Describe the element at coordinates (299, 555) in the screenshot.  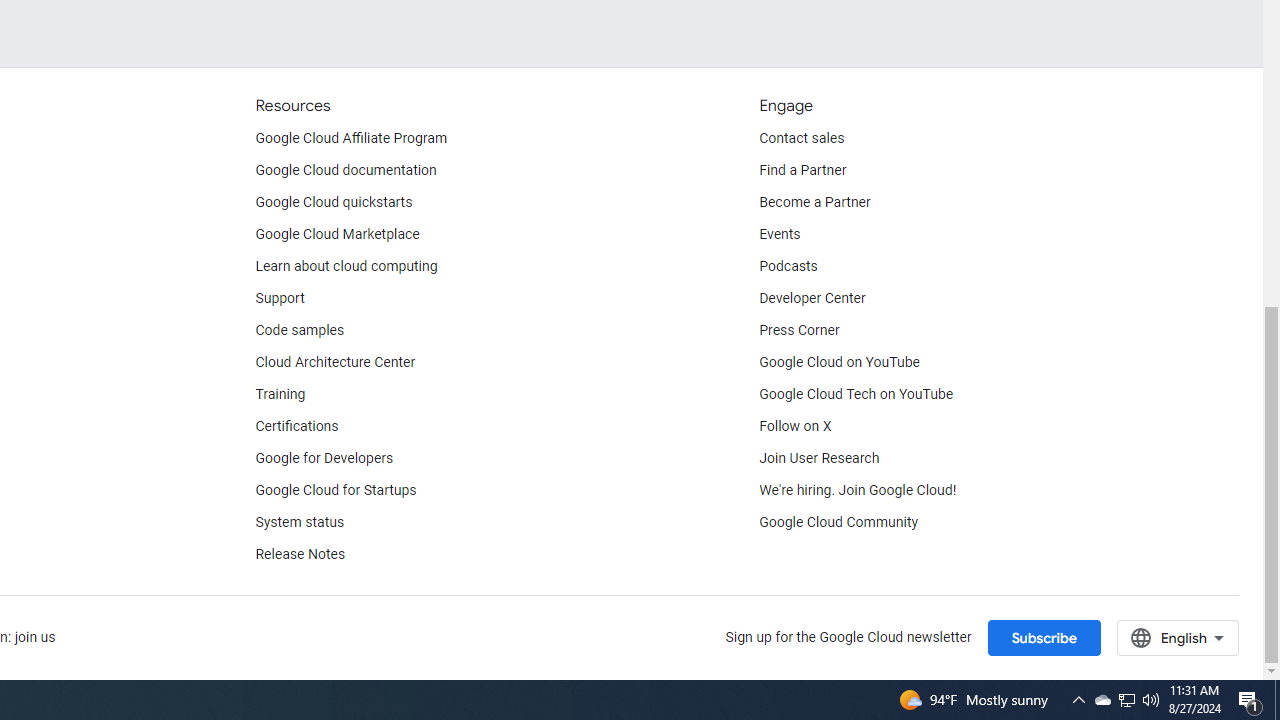
I see `'Release Notes'` at that location.